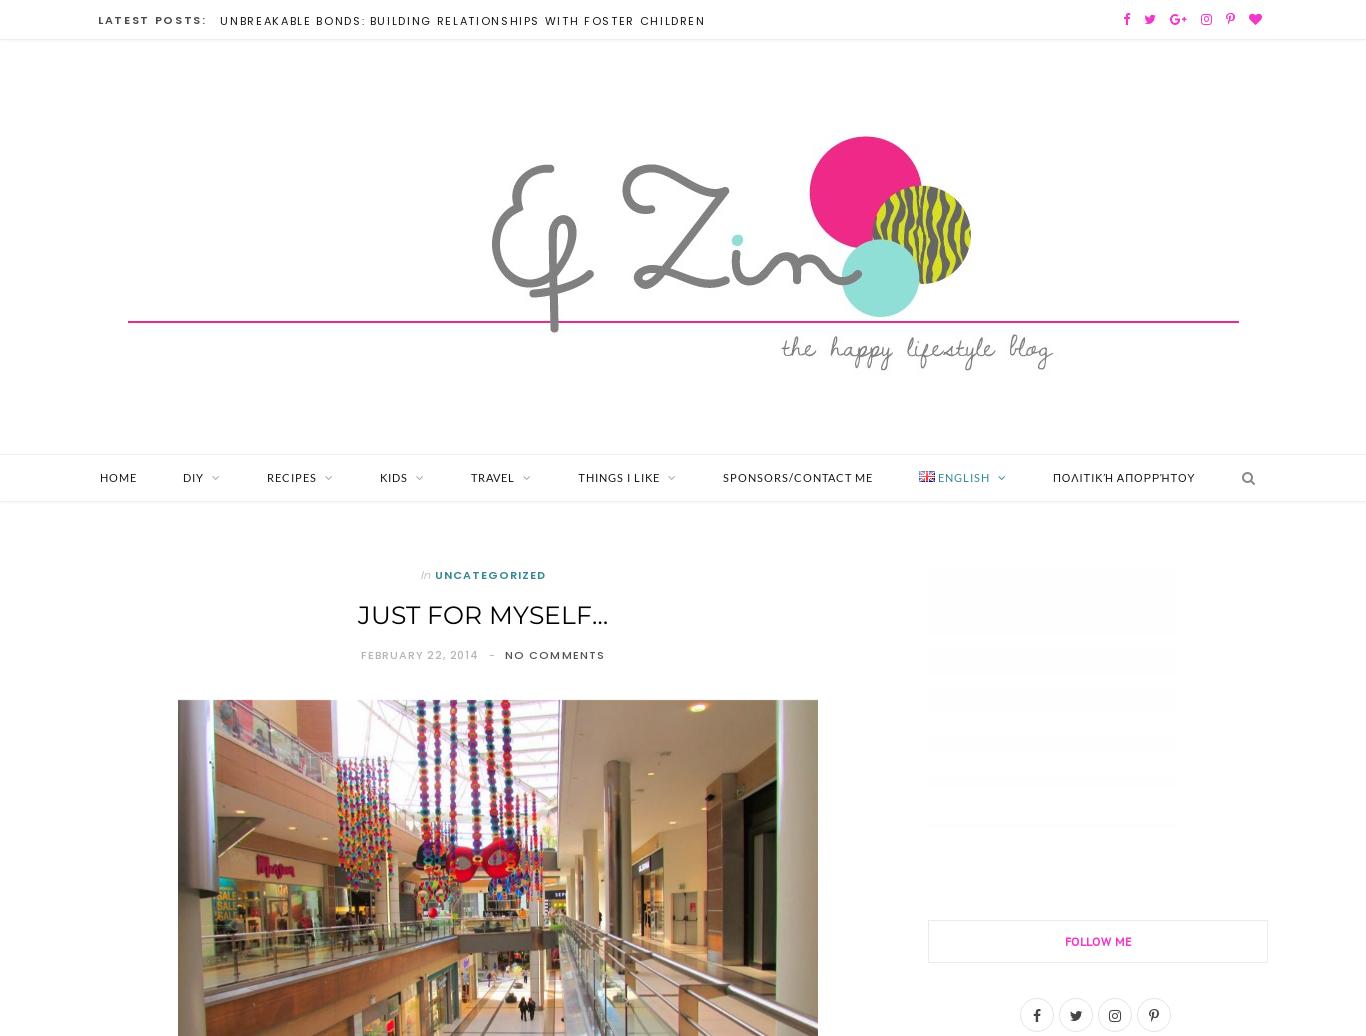  What do you see at coordinates (202, 639) in the screenshot?
I see `'fashion'` at bounding box center [202, 639].